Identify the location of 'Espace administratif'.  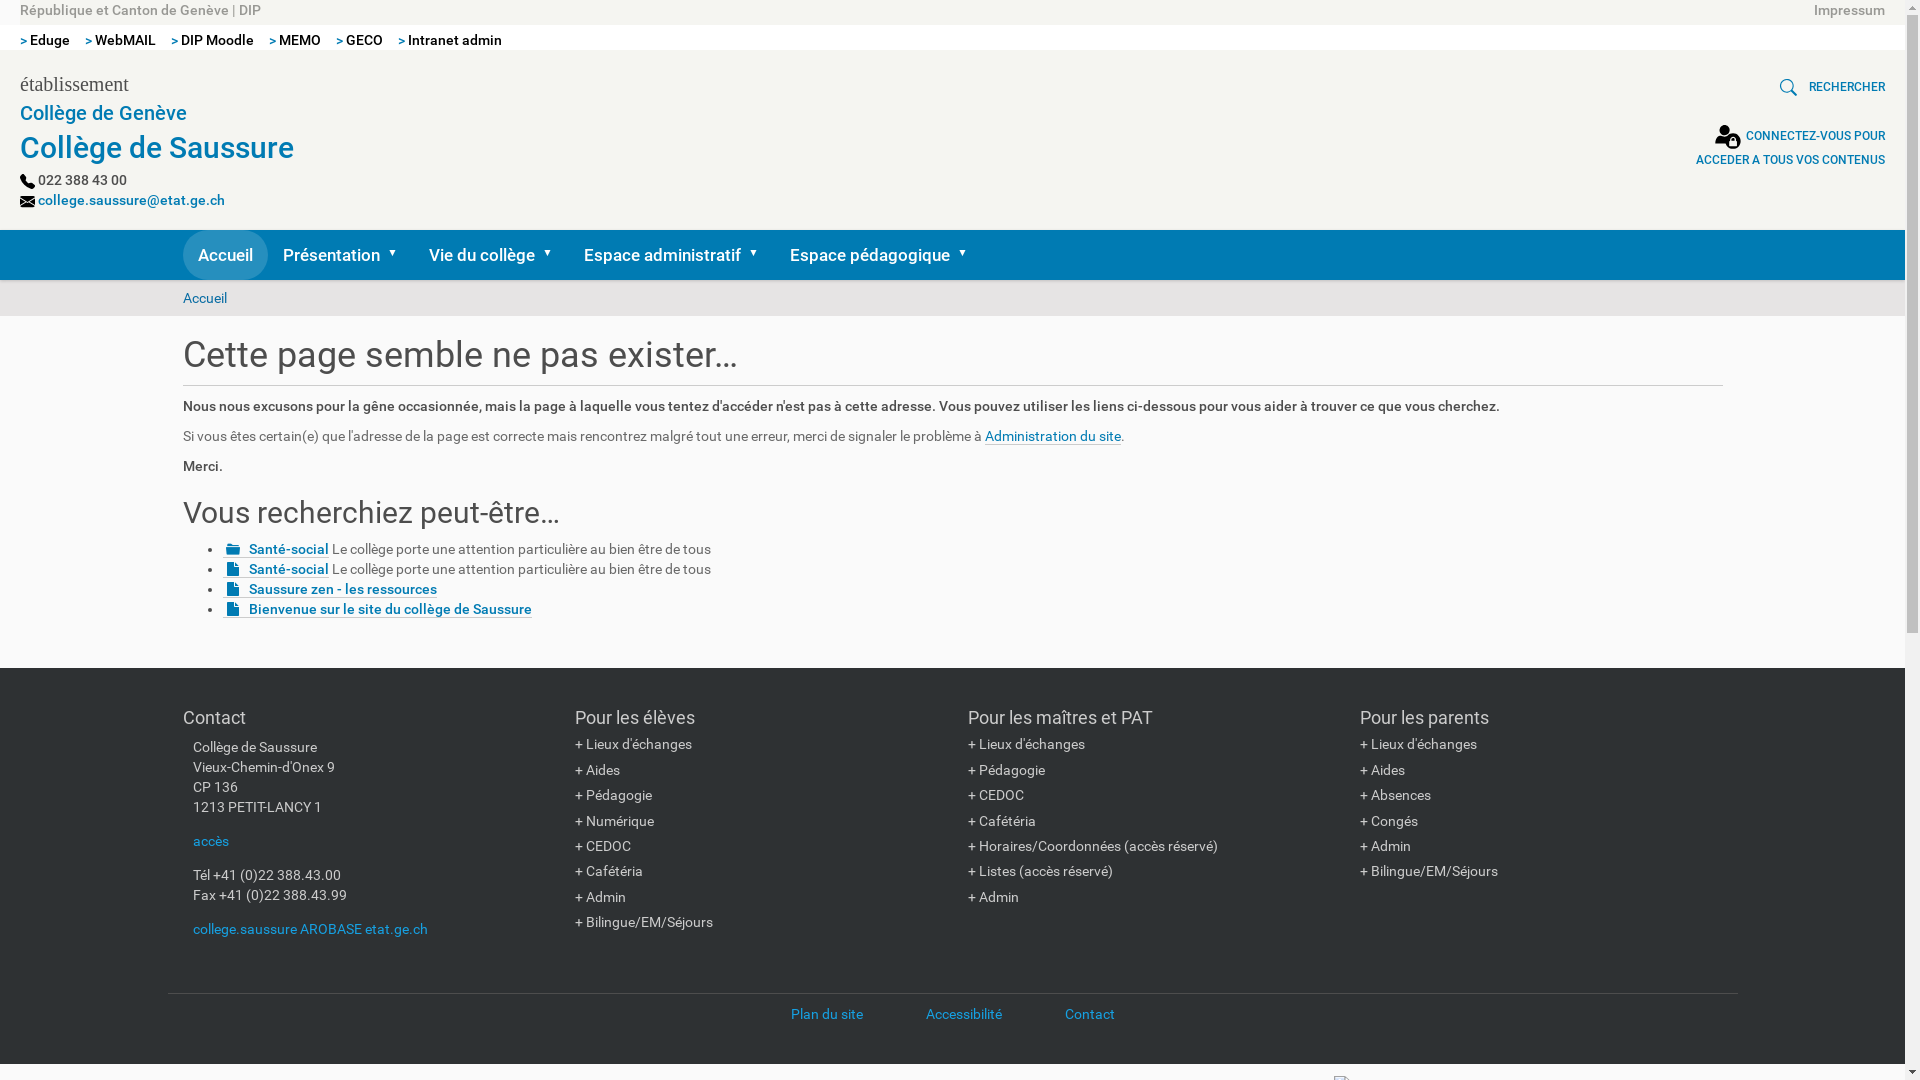
(671, 253).